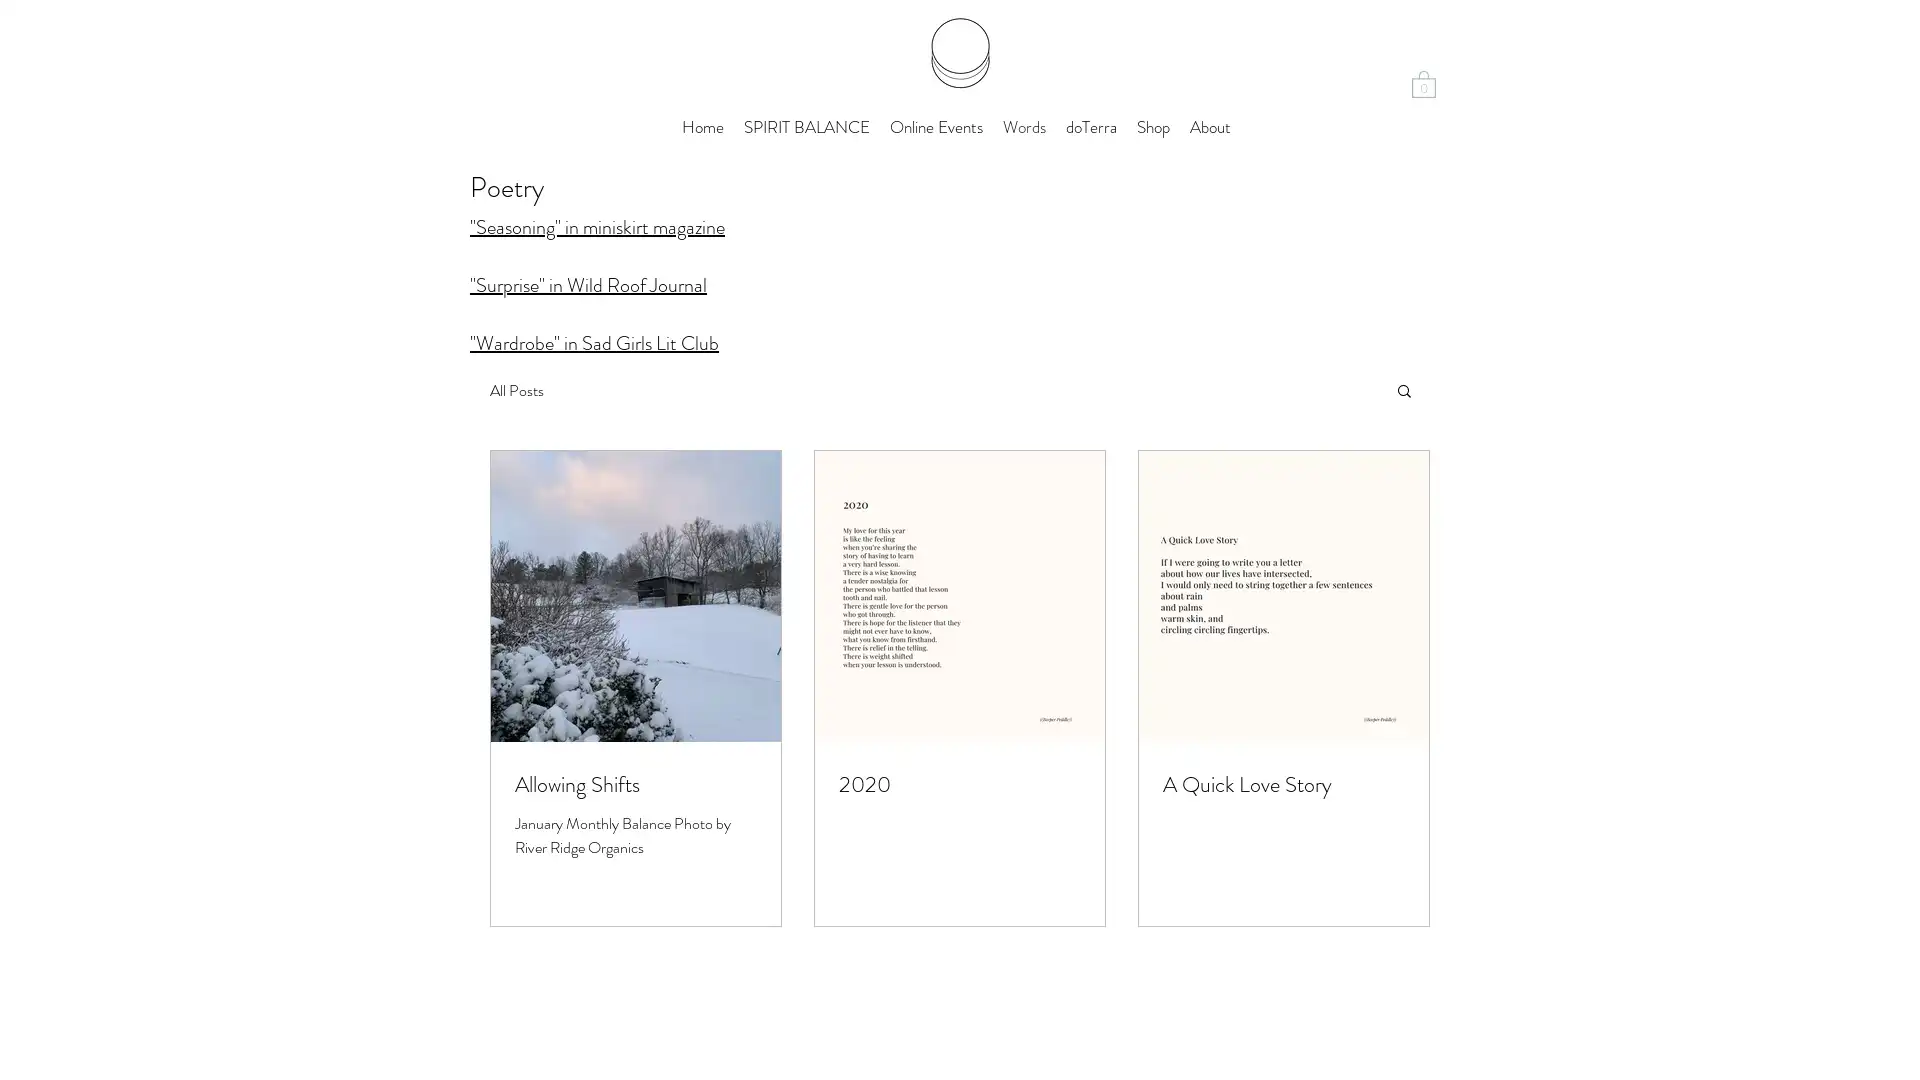  I want to click on Cart with 0 items, so click(1423, 82).